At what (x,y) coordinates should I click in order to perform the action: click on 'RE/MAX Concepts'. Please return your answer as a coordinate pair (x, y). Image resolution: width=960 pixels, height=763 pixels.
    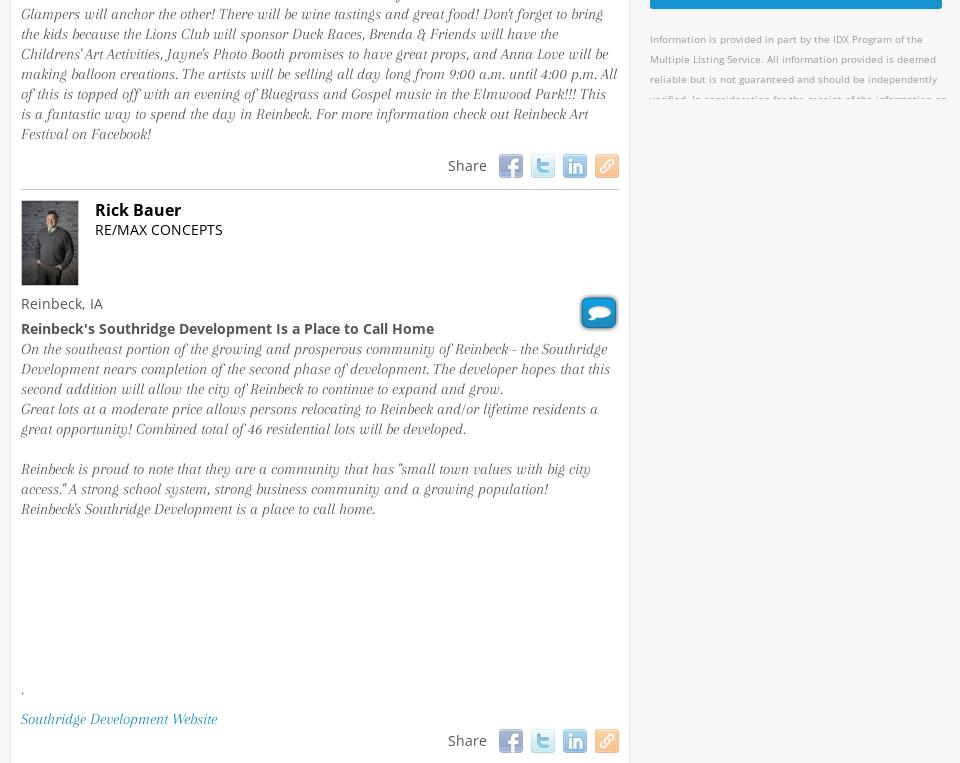
    Looking at the image, I should click on (157, 228).